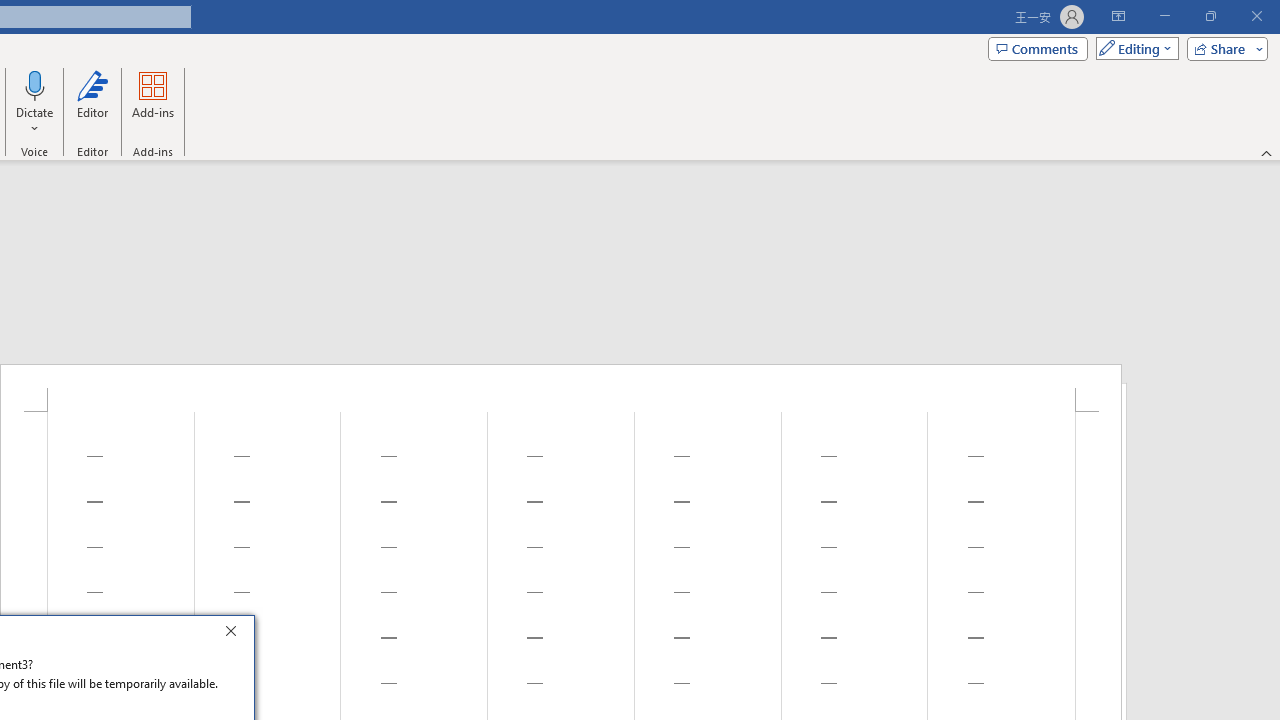 This screenshot has height=720, width=1280. Describe the element at coordinates (1117, 16) in the screenshot. I see `'Ribbon Display Options'` at that location.